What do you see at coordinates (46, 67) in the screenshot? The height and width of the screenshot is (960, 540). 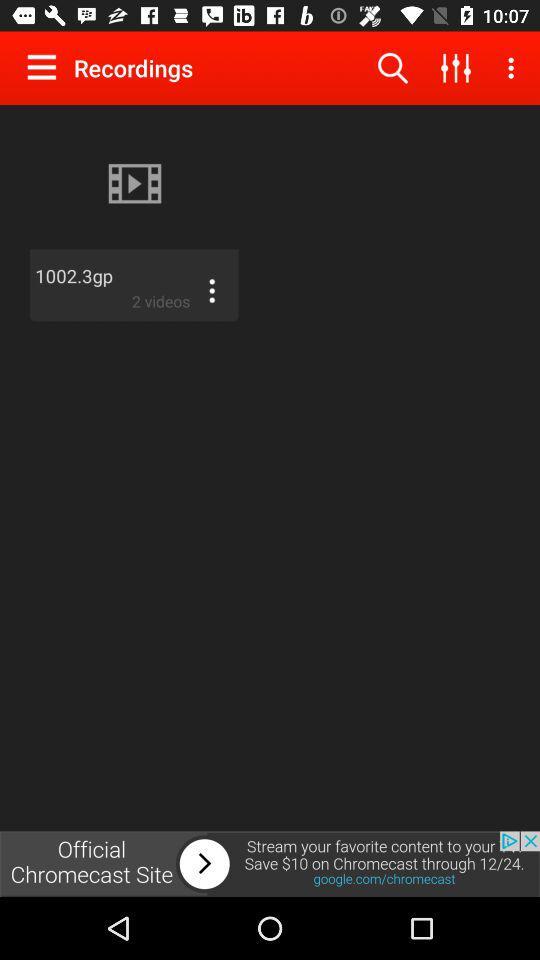 I see `options` at bounding box center [46, 67].